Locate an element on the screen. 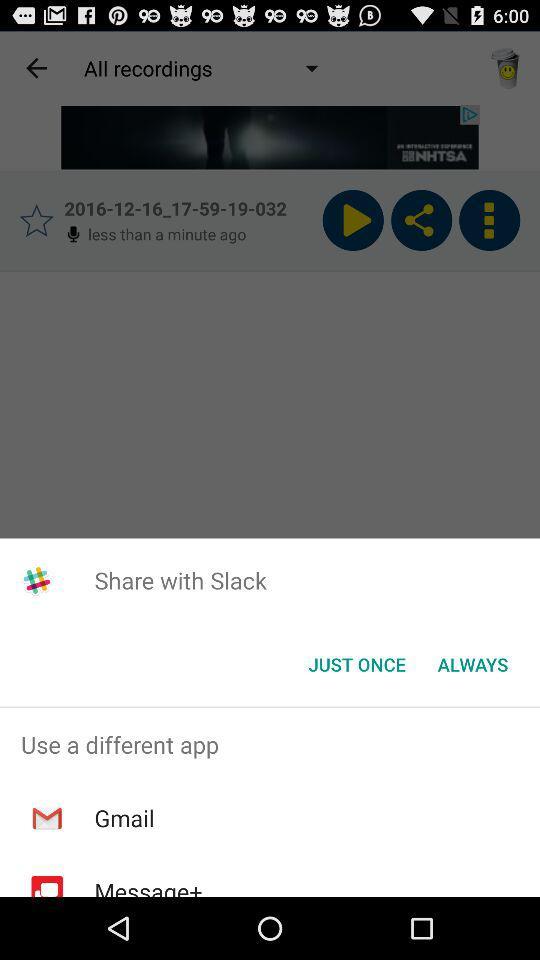  the use a different is located at coordinates (270, 743).